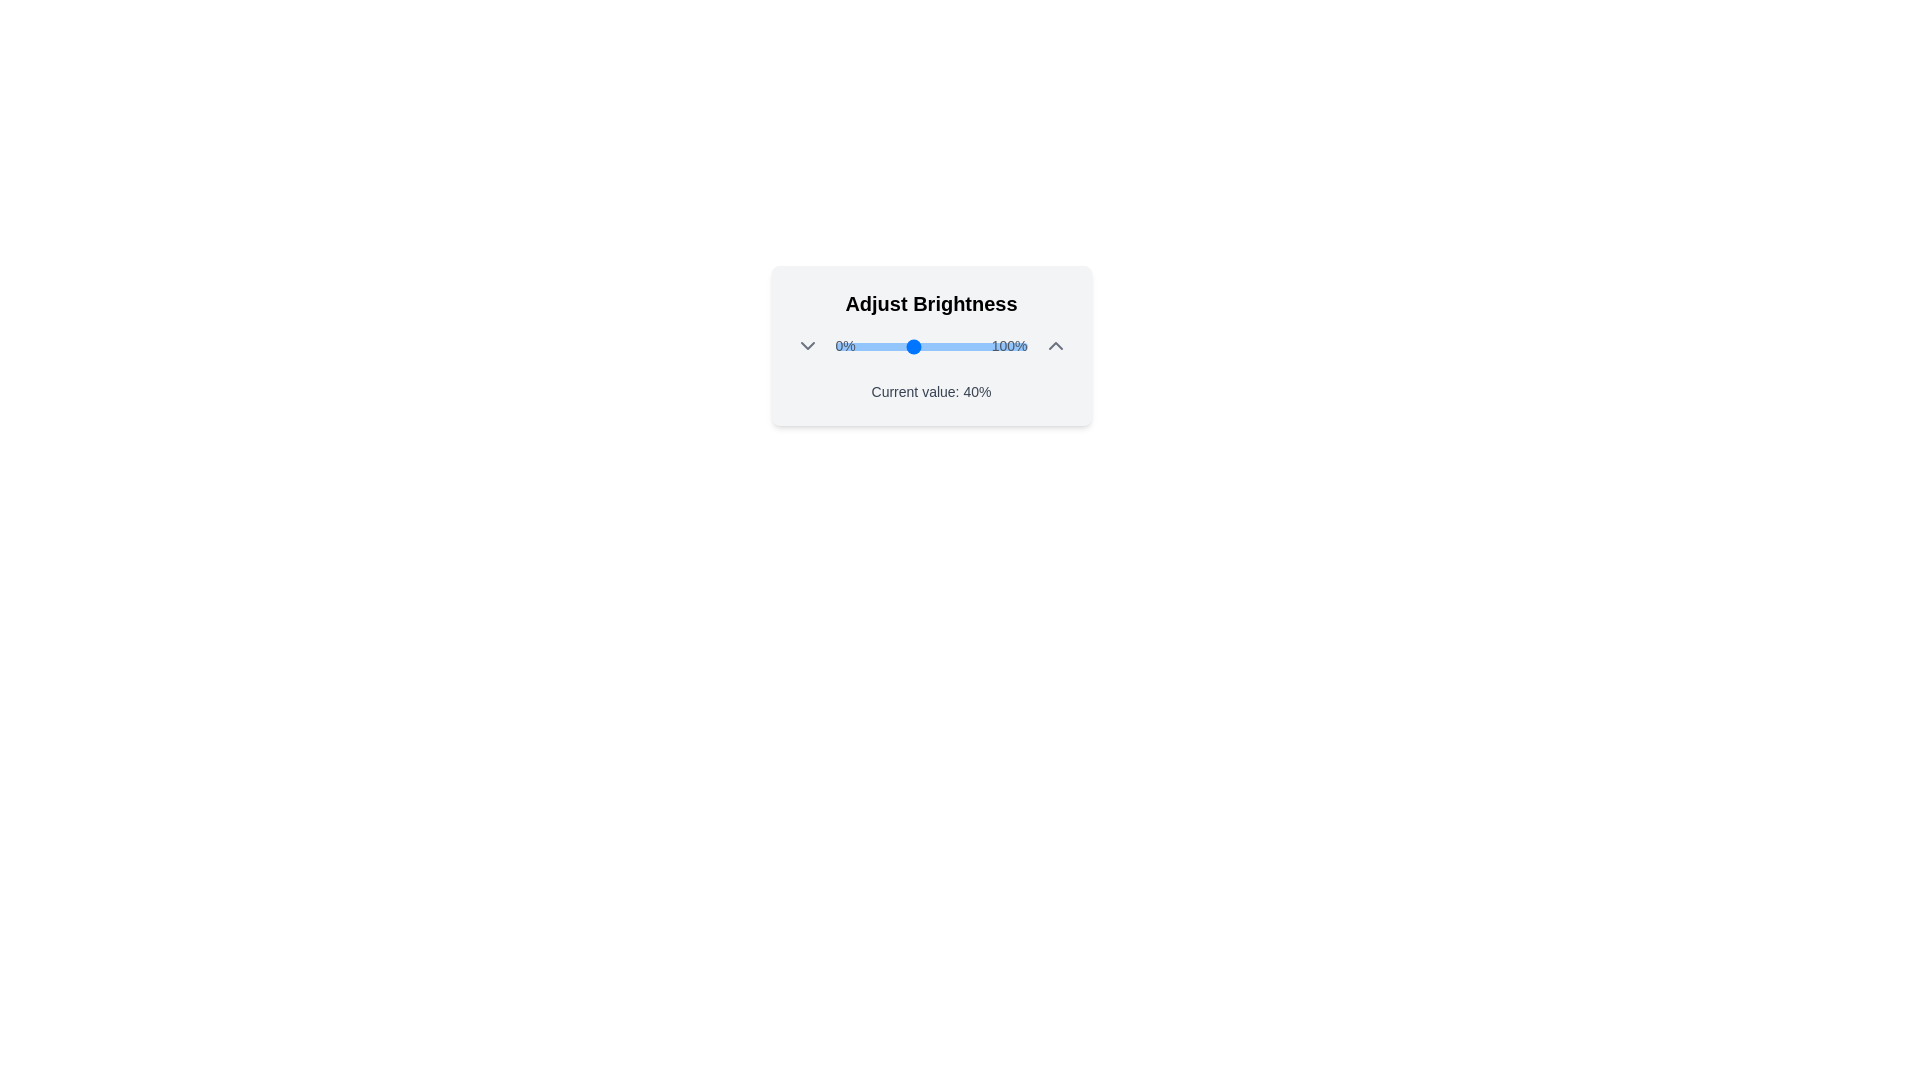 Image resolution: width=1920 pixels, height=1080 pixels. What do you see at coordinates (924, 346) in the screenshot?
I see `brightness` at bounding box center [924, 346].